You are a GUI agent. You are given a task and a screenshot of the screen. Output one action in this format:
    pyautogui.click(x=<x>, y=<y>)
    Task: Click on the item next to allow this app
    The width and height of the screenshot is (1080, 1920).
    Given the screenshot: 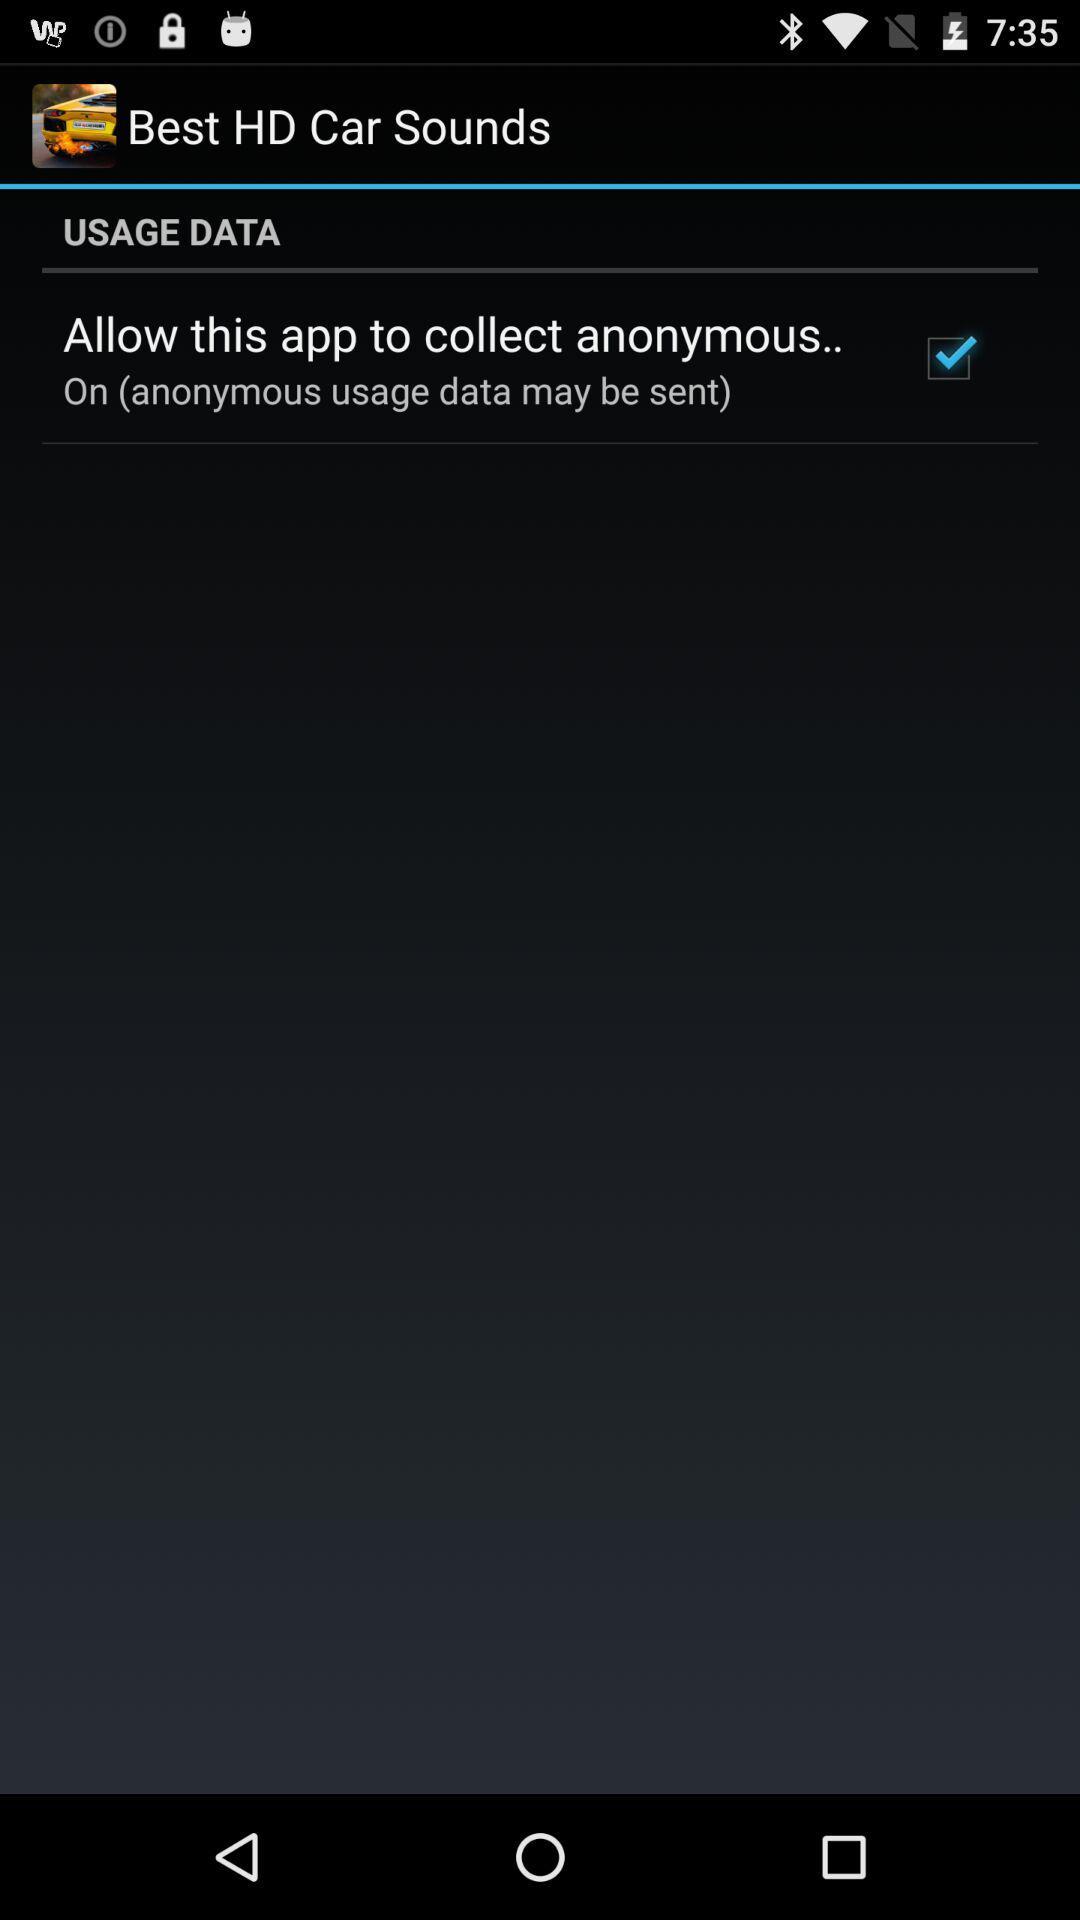 What is the action you would take?
    pyautogui.click(x=947, y=358)
    